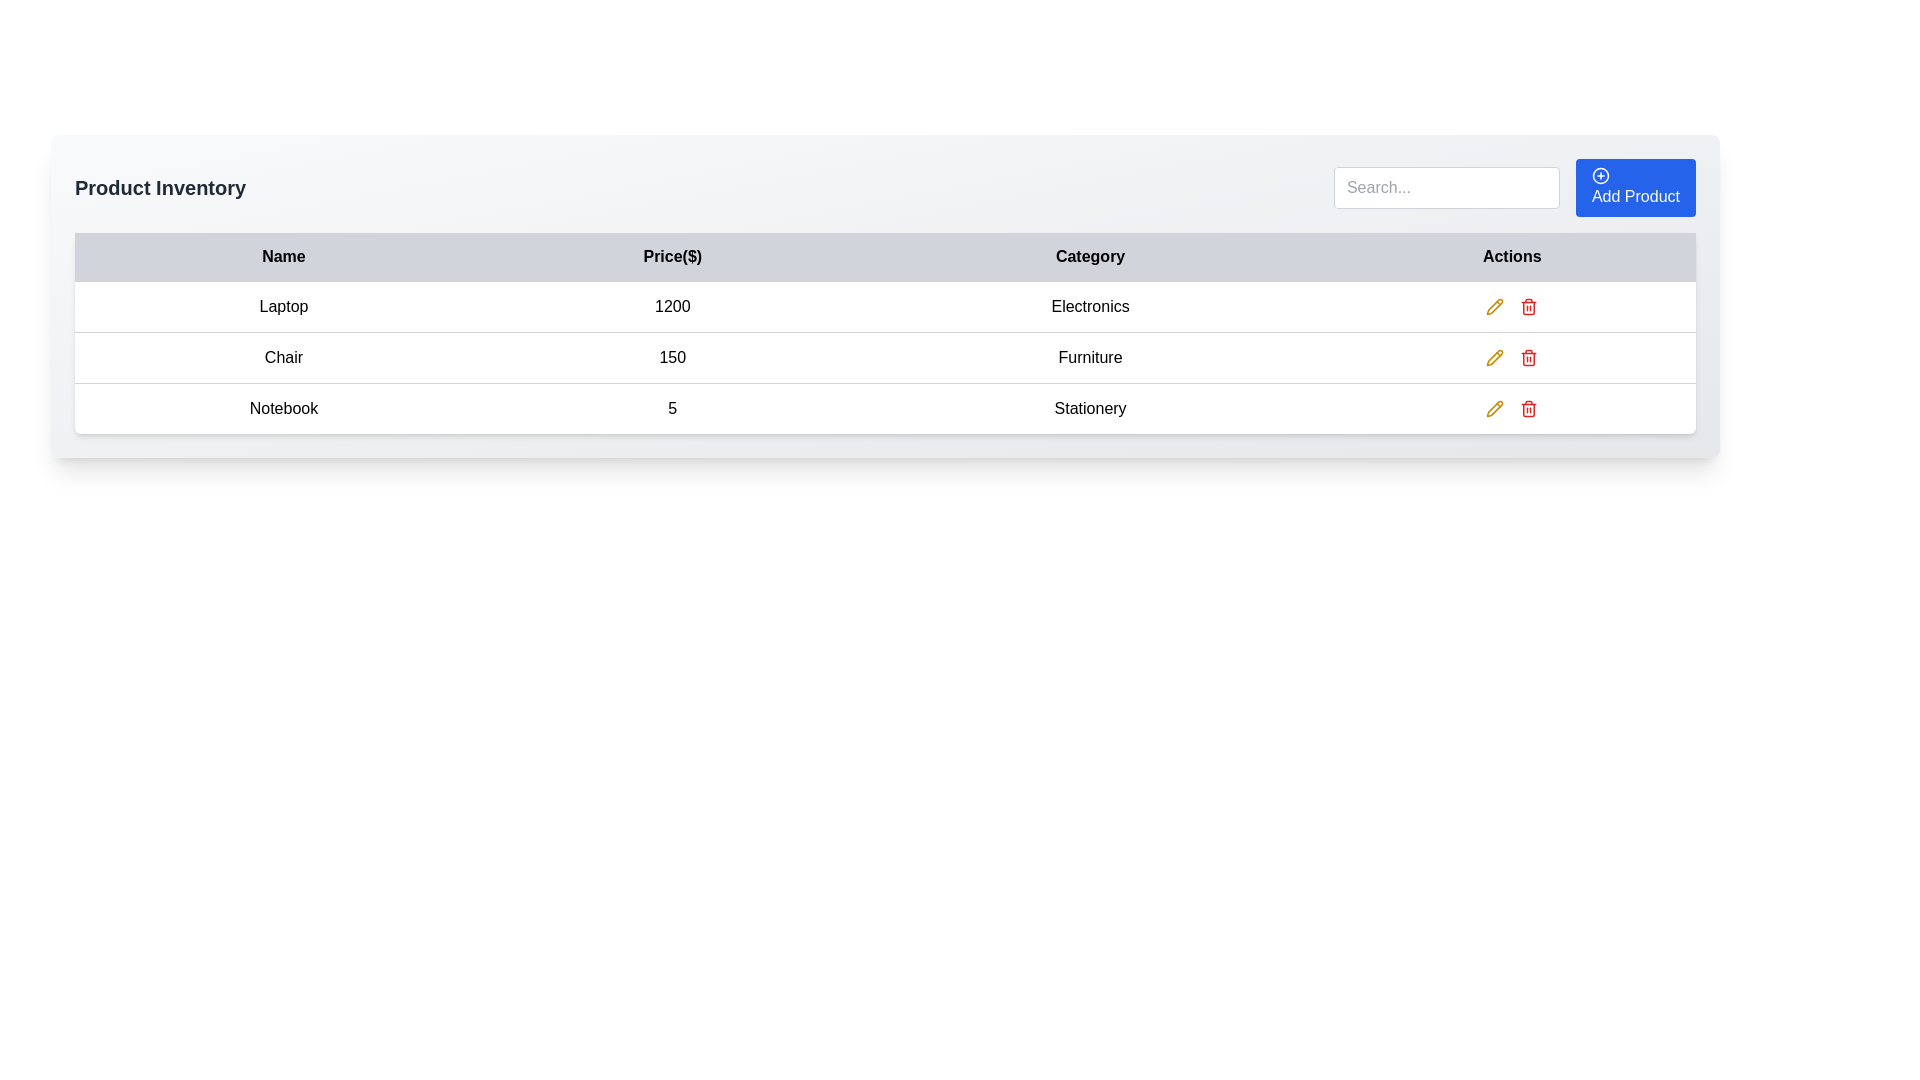  What do you see at coordinates (1495, 307) in the screenshot?
I see `the pencil icon button located in the third row of the table under the 'Actions' column` at bounding box center [1495, 307].